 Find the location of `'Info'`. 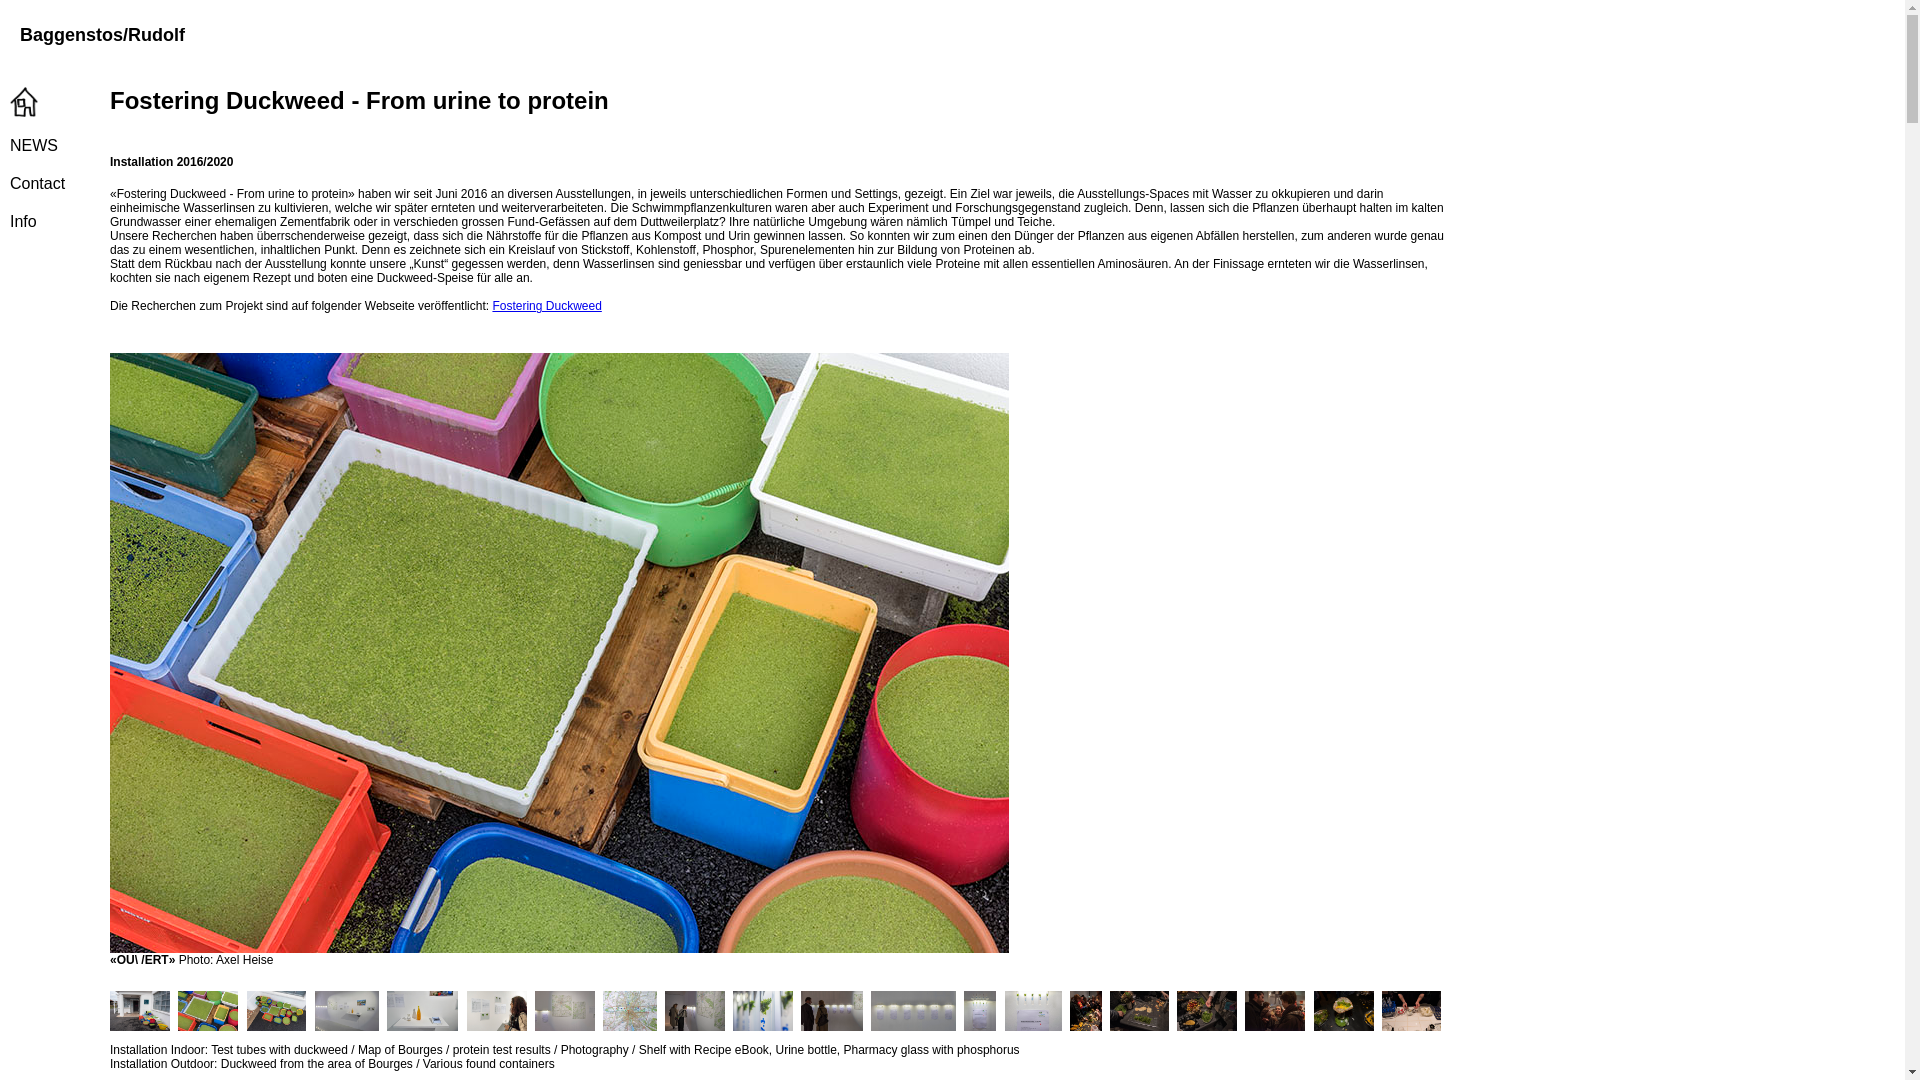

'Info' is located at coordinates (23, 222).